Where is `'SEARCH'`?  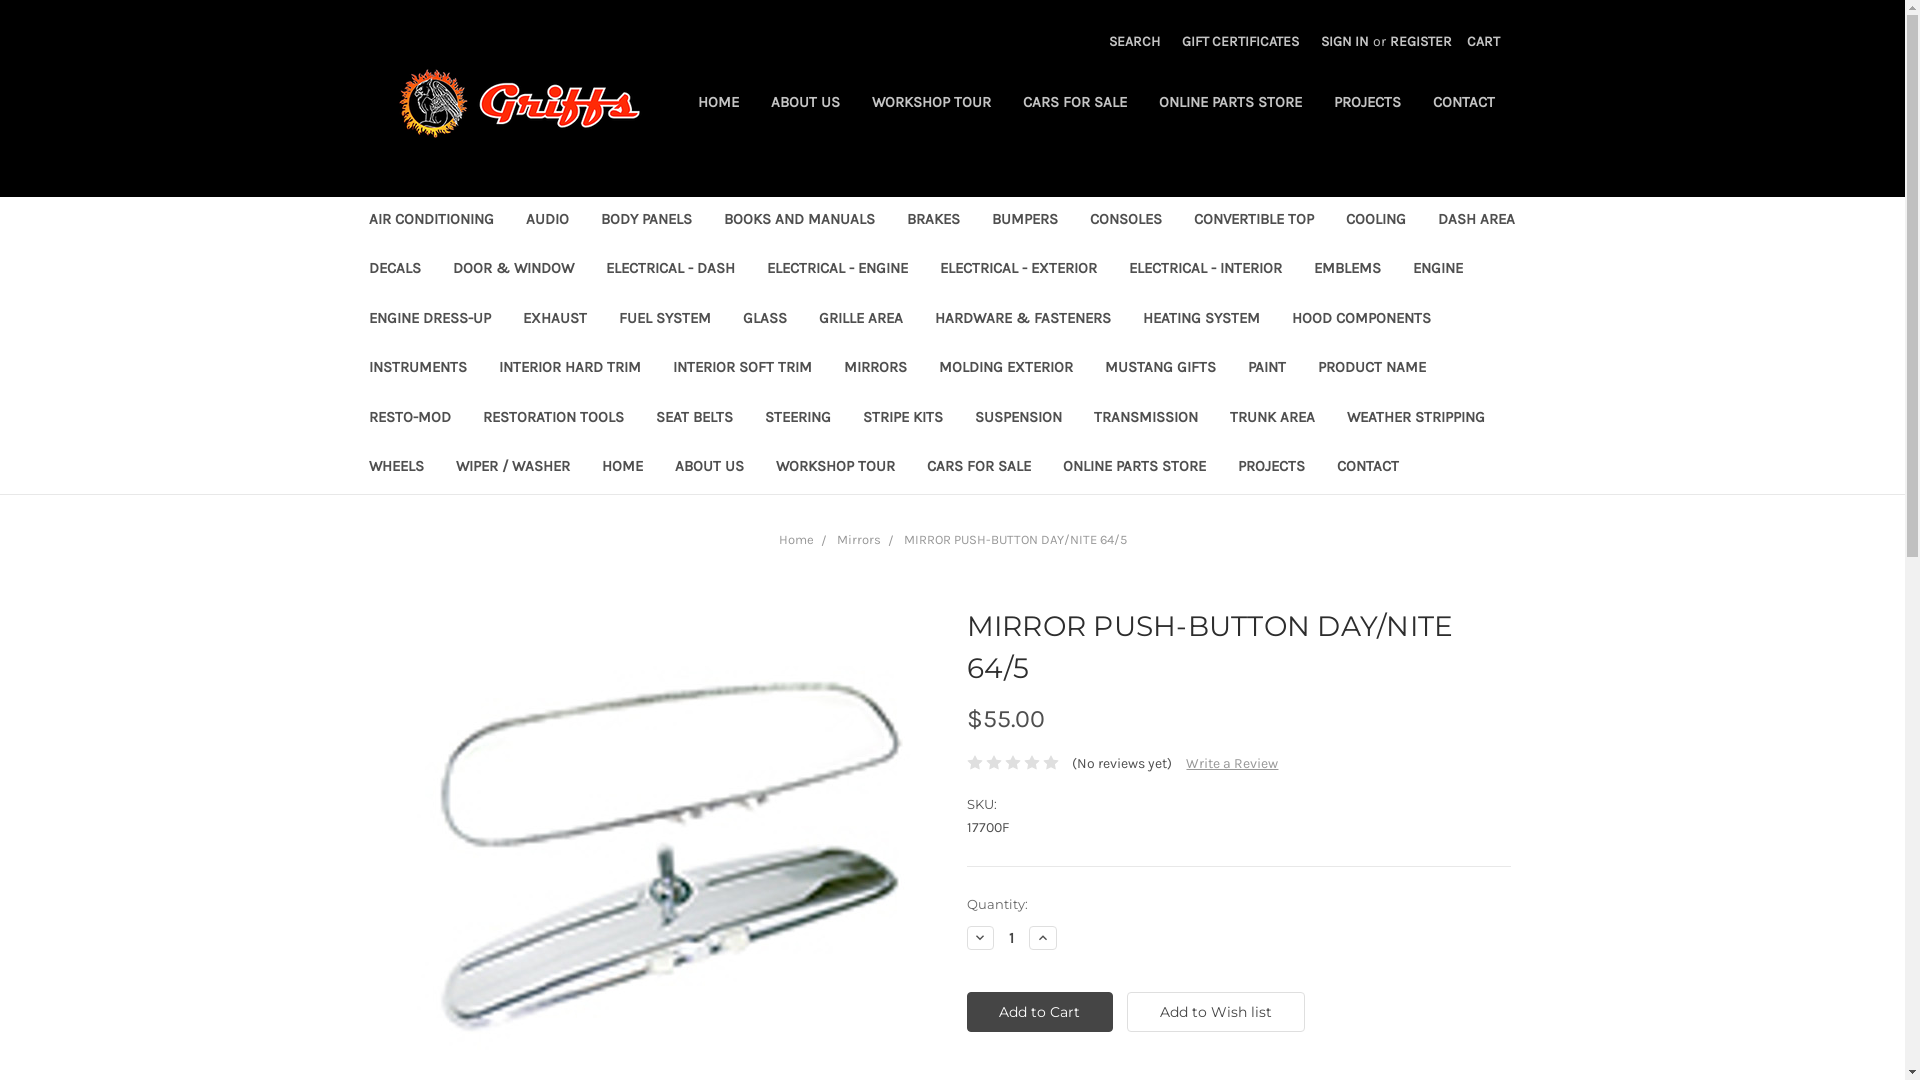
'SEARCH' is located at coordinates (1134, 41).